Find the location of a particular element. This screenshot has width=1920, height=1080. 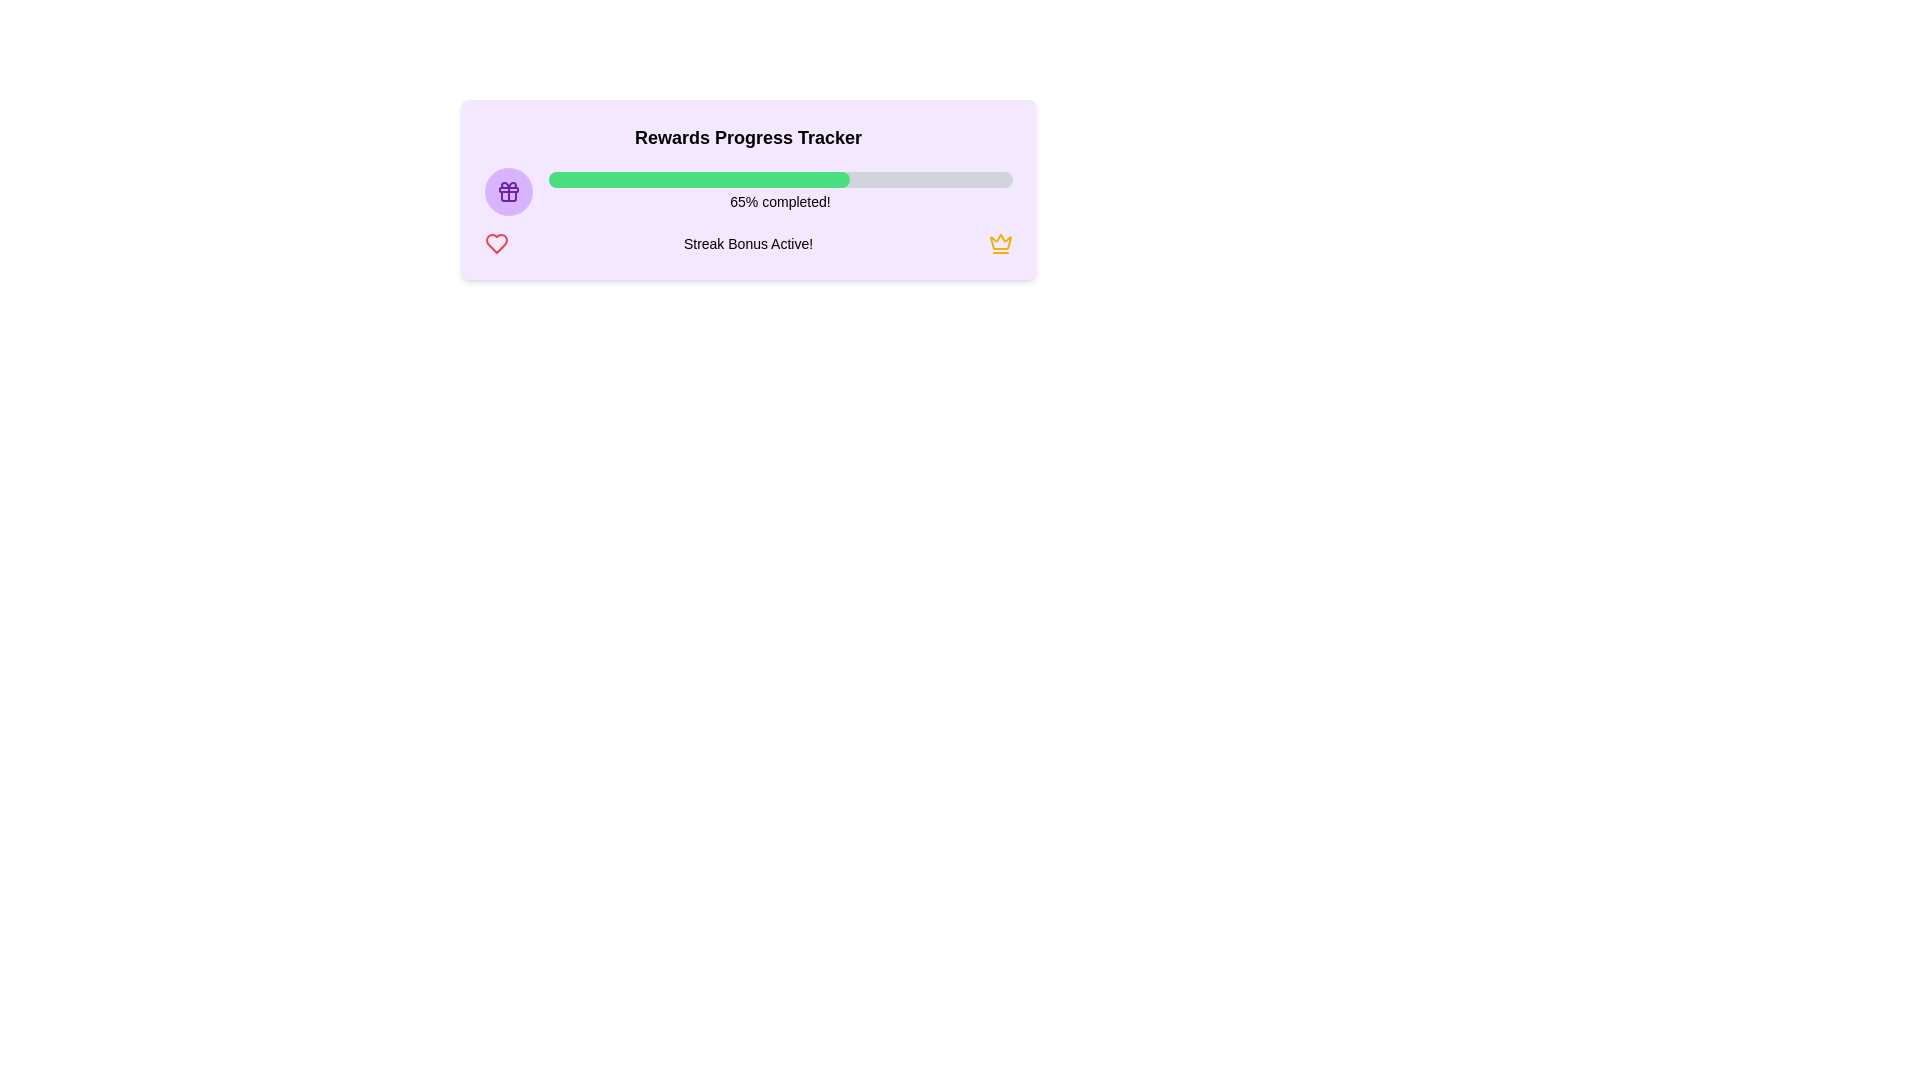

the heart icon that symbolizes favorites, likes, or rewards, located to the left of the 'Streak Bonus Active!' text is located at coordinates (496, 242).